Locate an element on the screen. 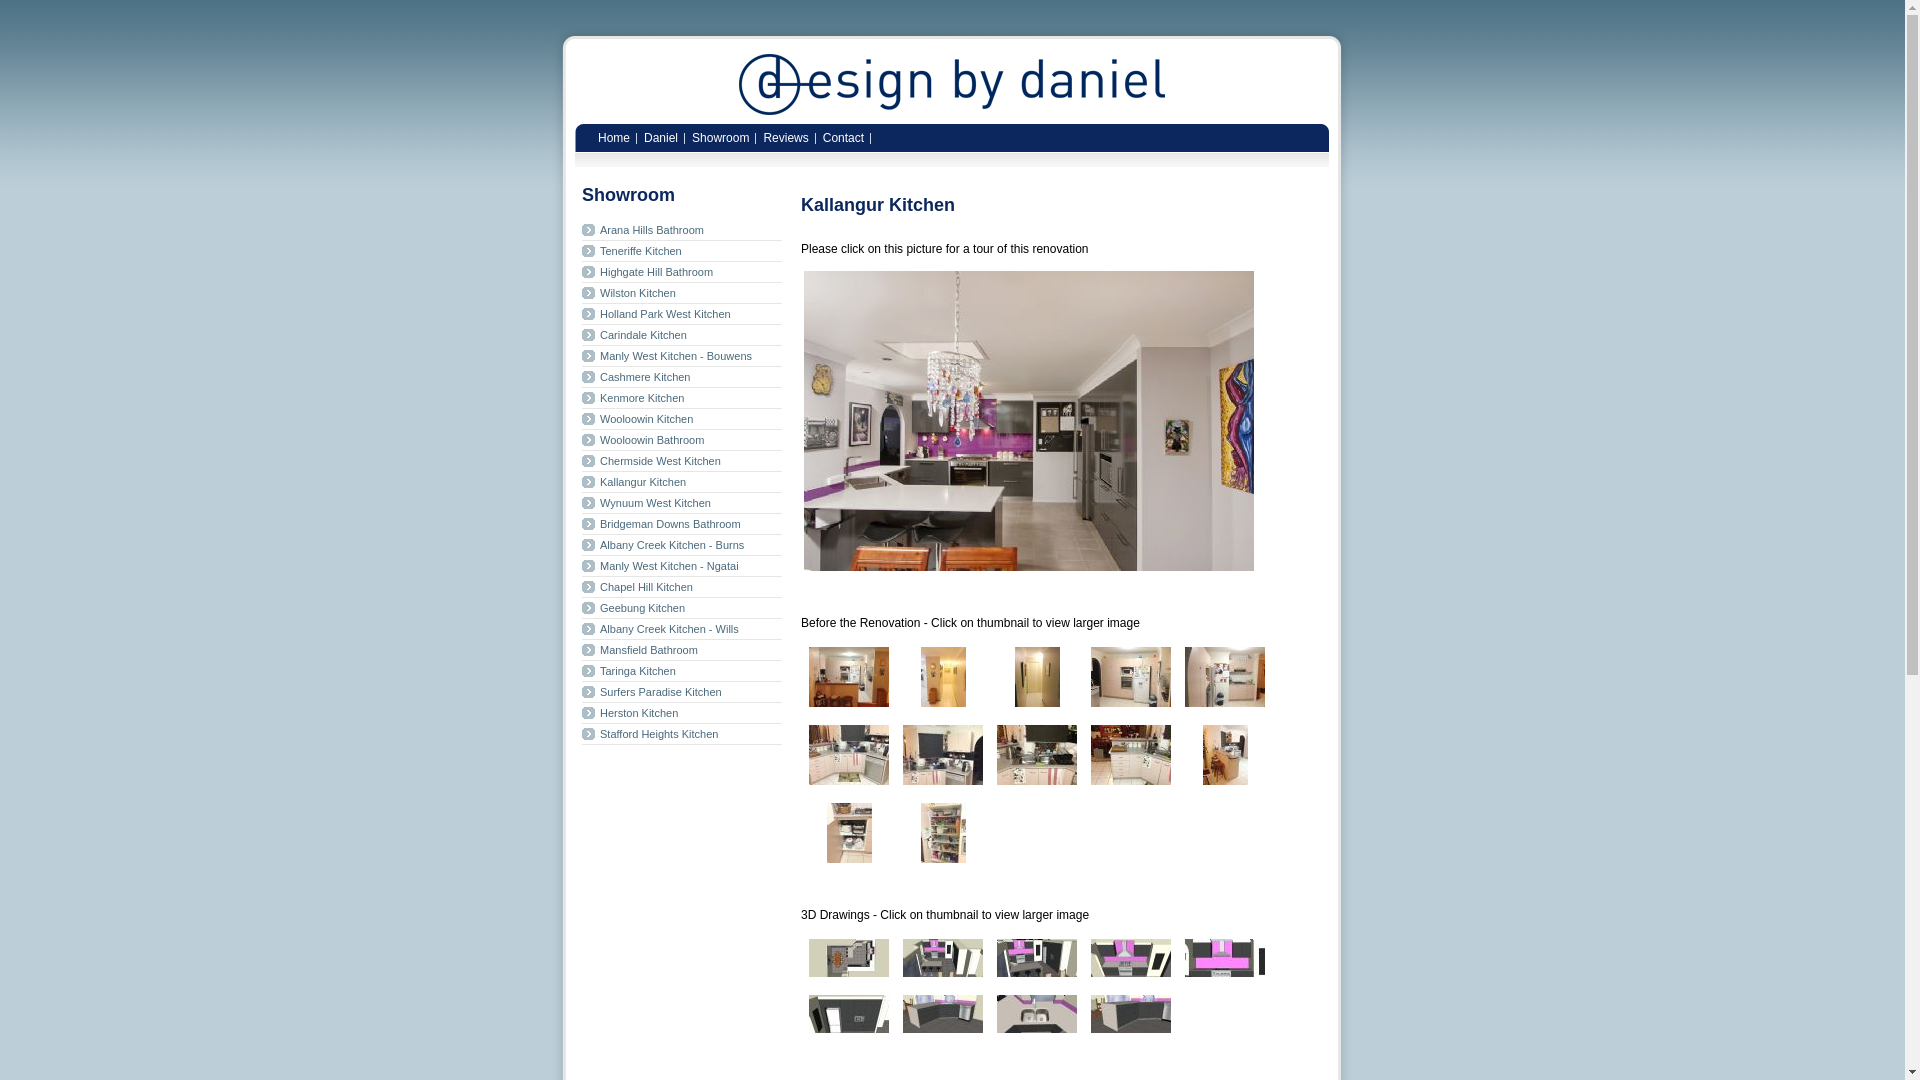  'Albany Creek Kitchen - Wills' is located at coordinates (580, 628).